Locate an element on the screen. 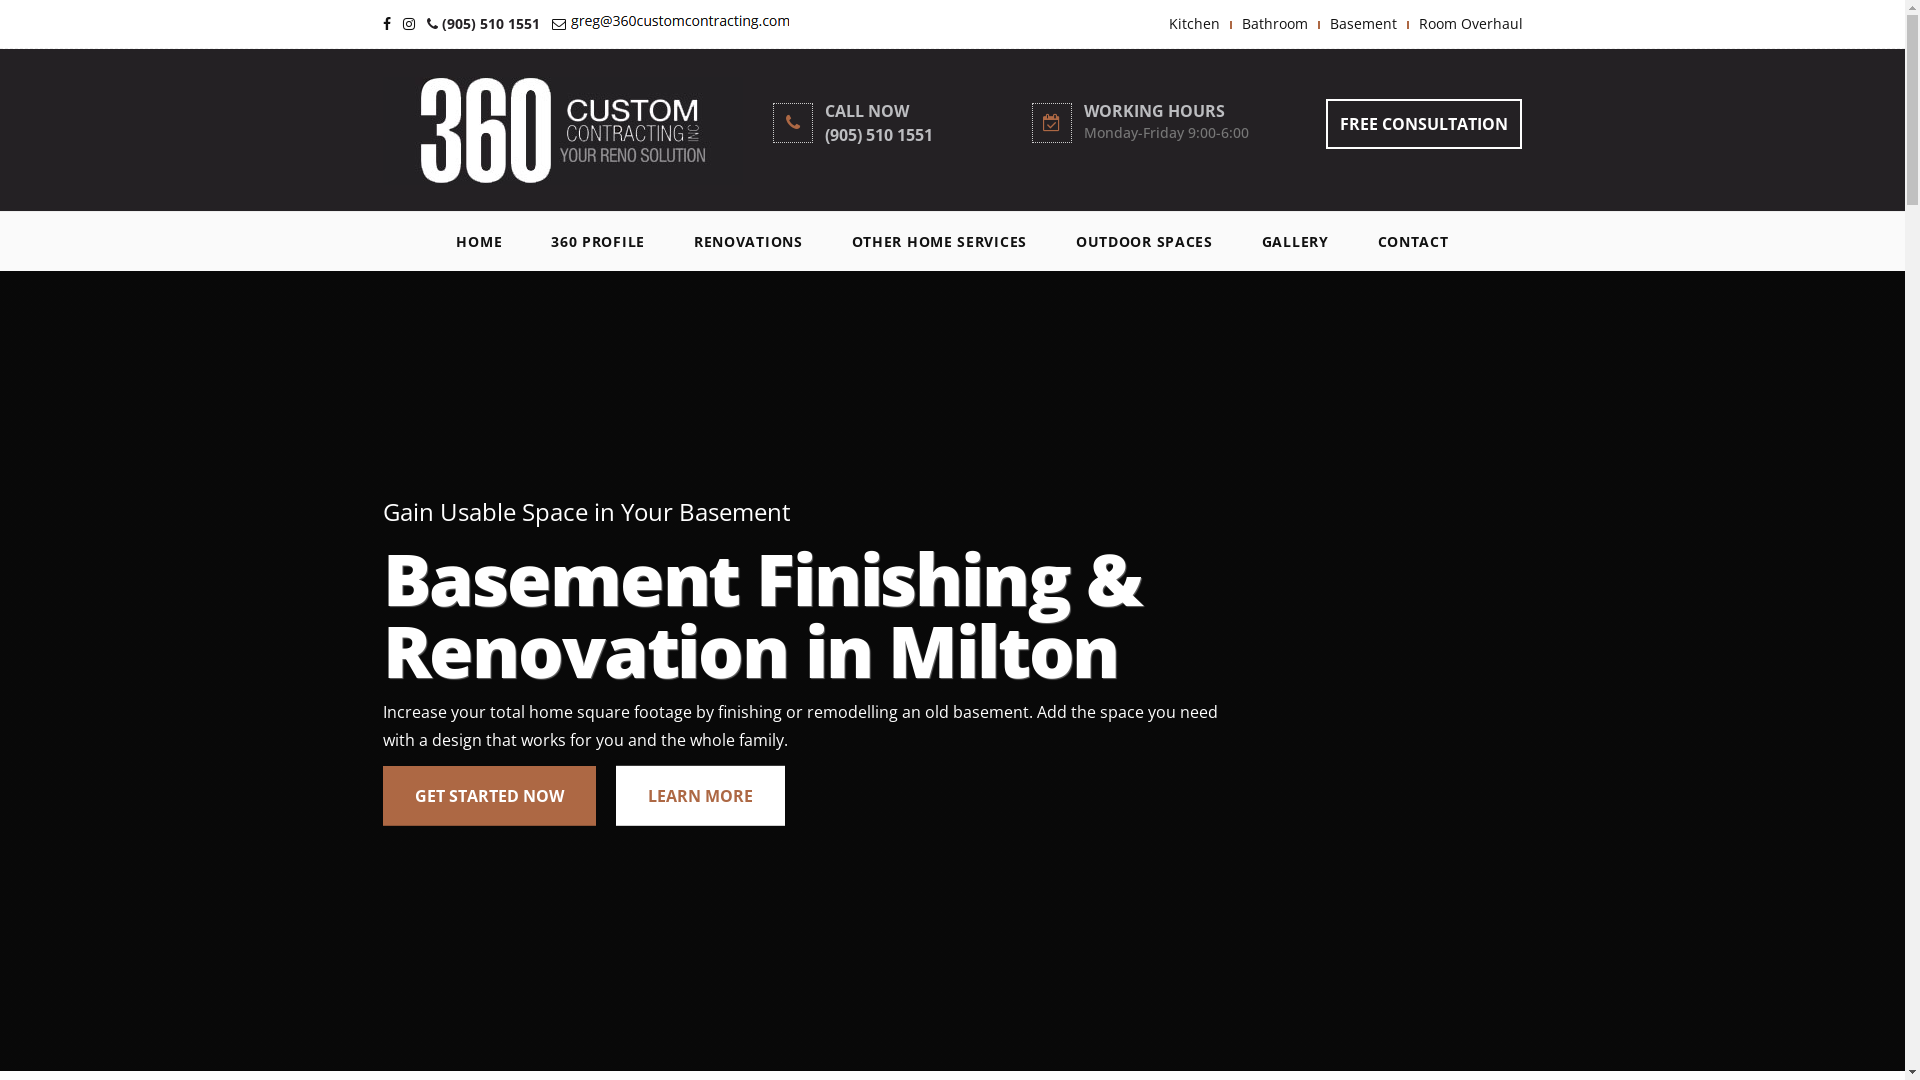 This screenshot has width=1920, height=1080. 'Bathroom' is located at coordinates (1274, 23).